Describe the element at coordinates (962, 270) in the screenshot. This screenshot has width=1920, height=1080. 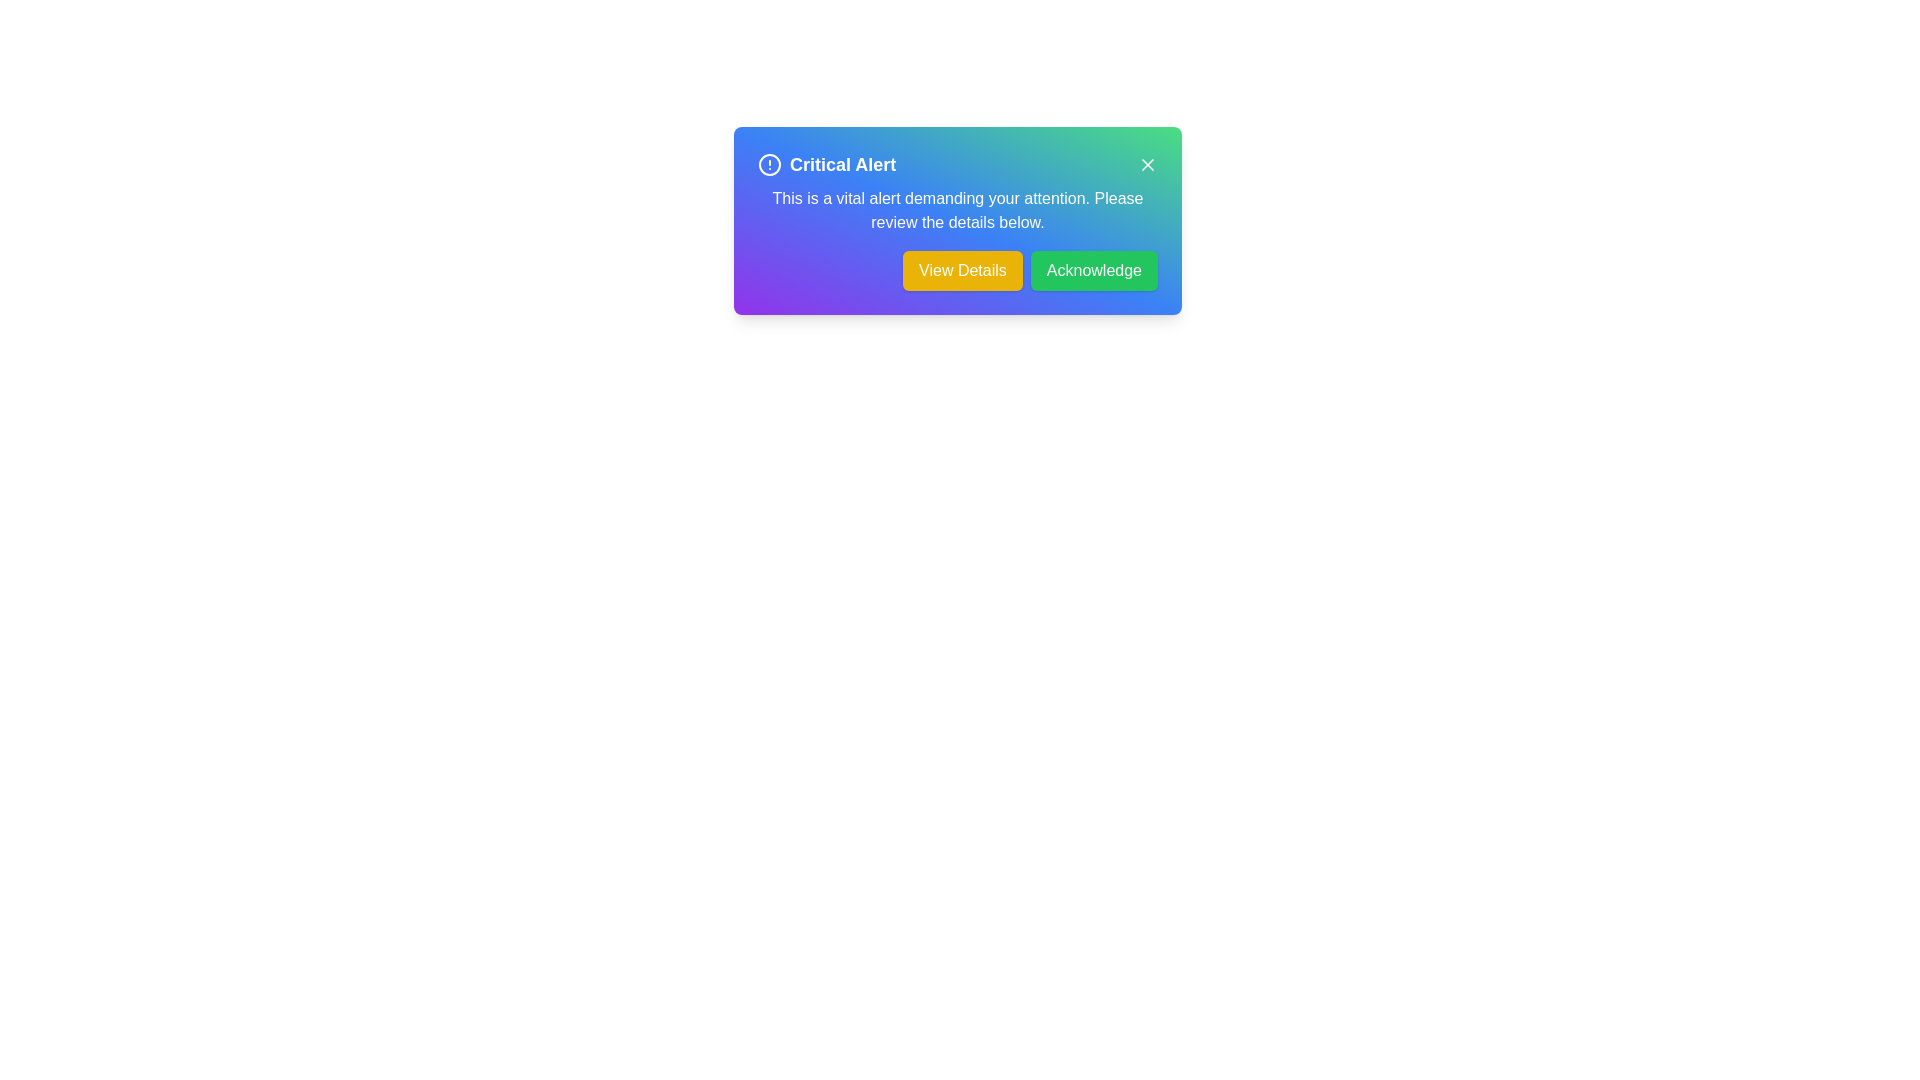
I see `the yellow button with rounded corners and white text reading 'View Details' located at the bottom left of the alert dialog box` at that location.